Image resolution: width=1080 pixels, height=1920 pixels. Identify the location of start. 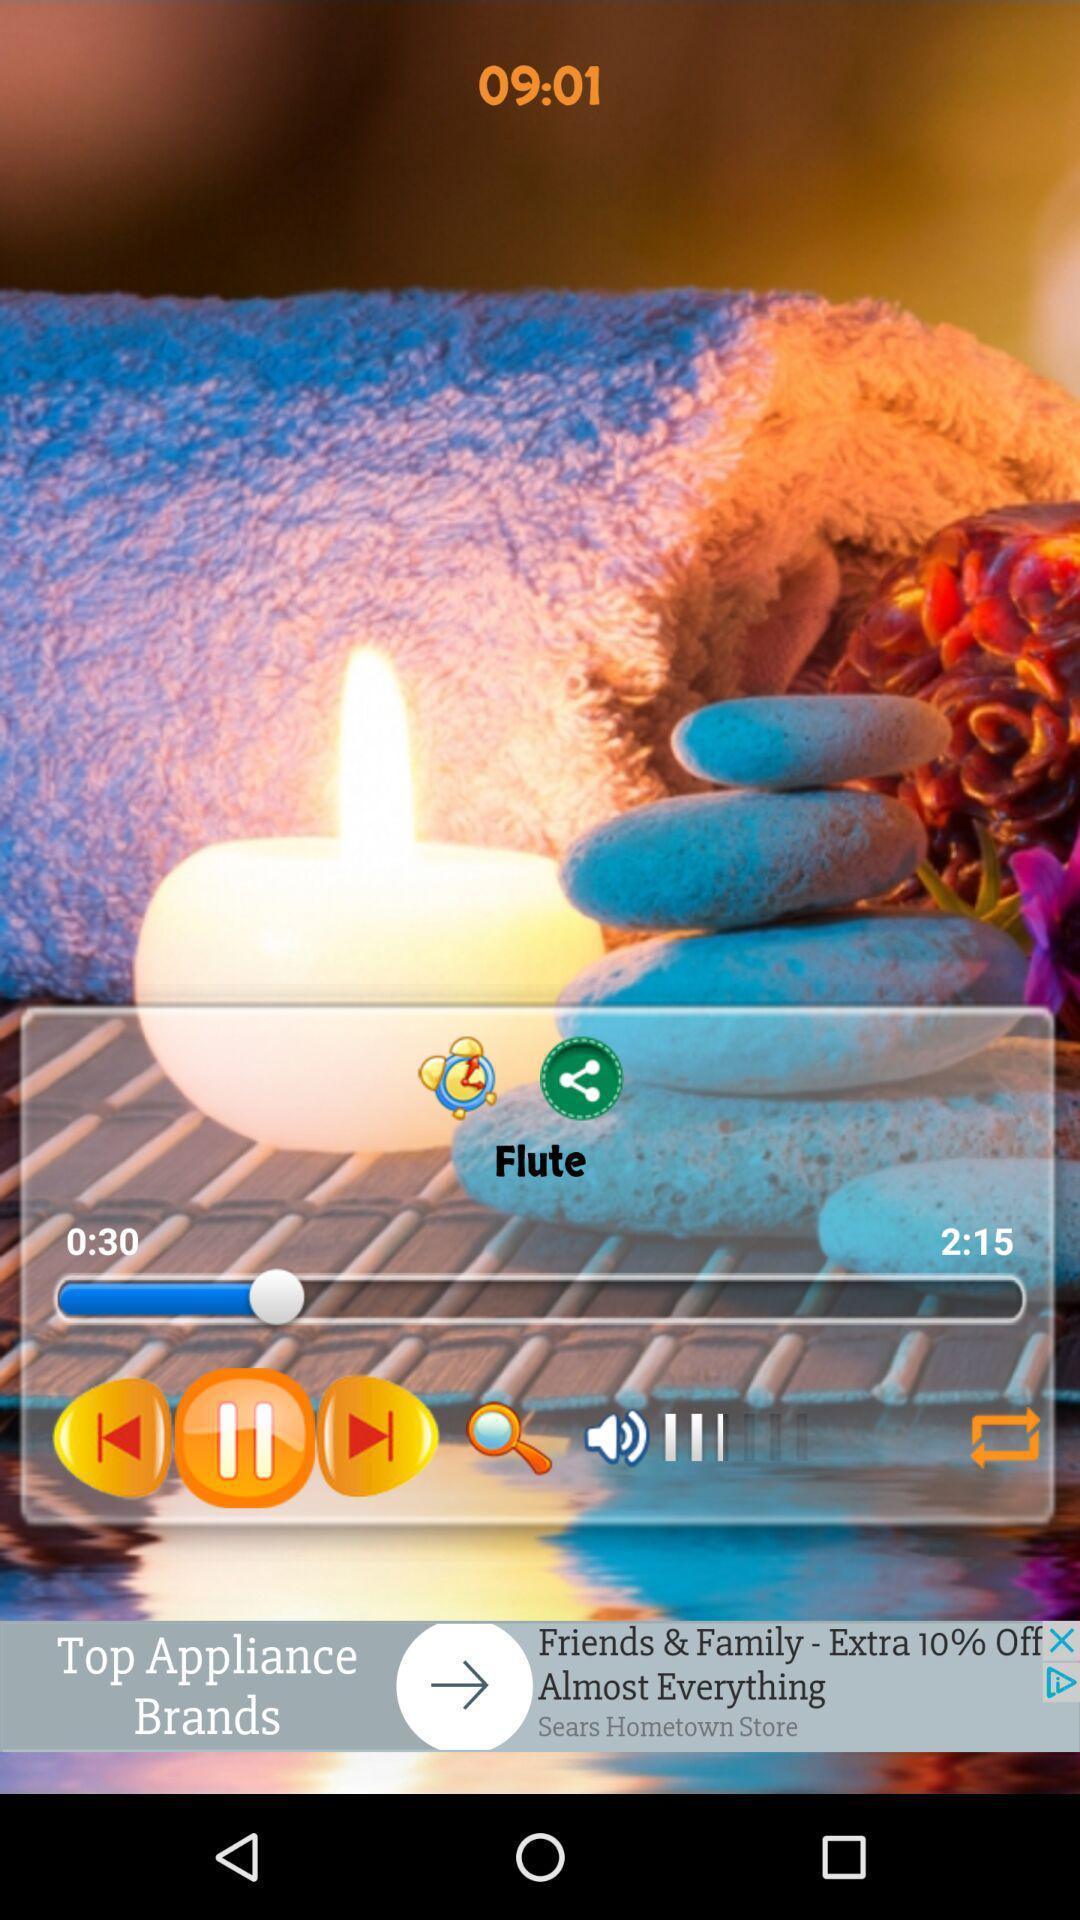
(113, 1436).